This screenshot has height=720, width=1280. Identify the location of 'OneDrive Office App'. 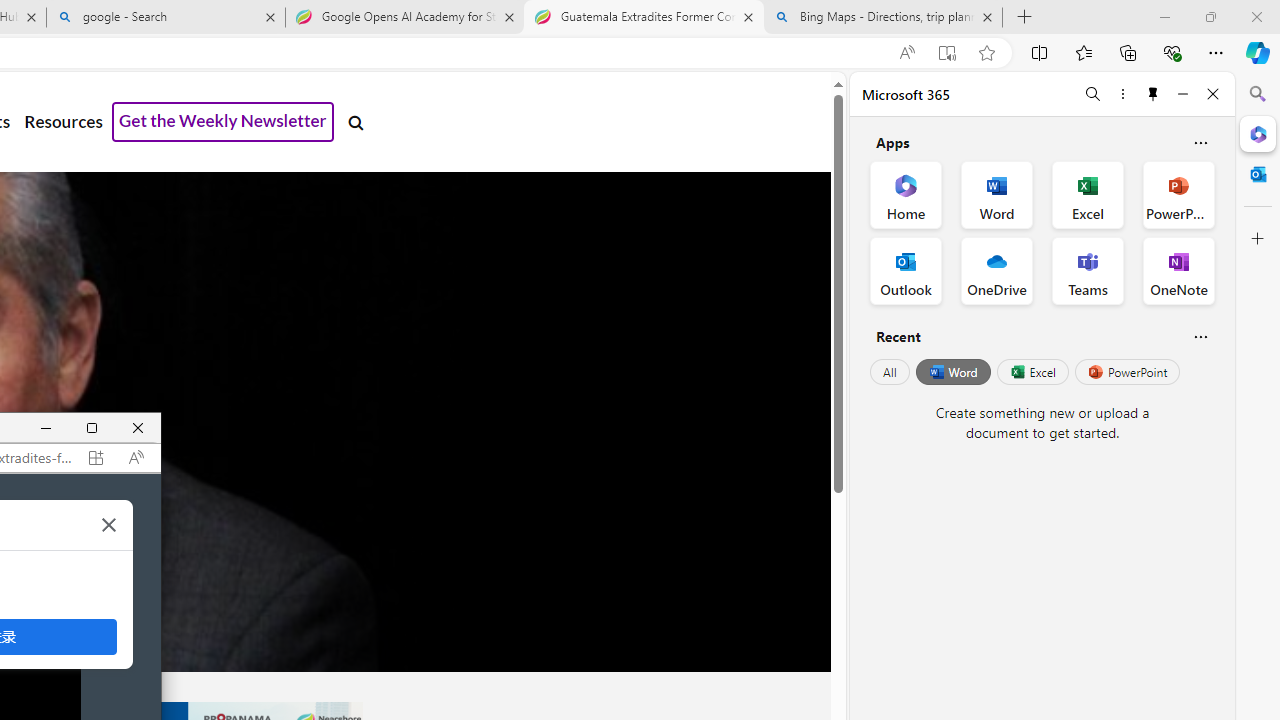
(997, 271).